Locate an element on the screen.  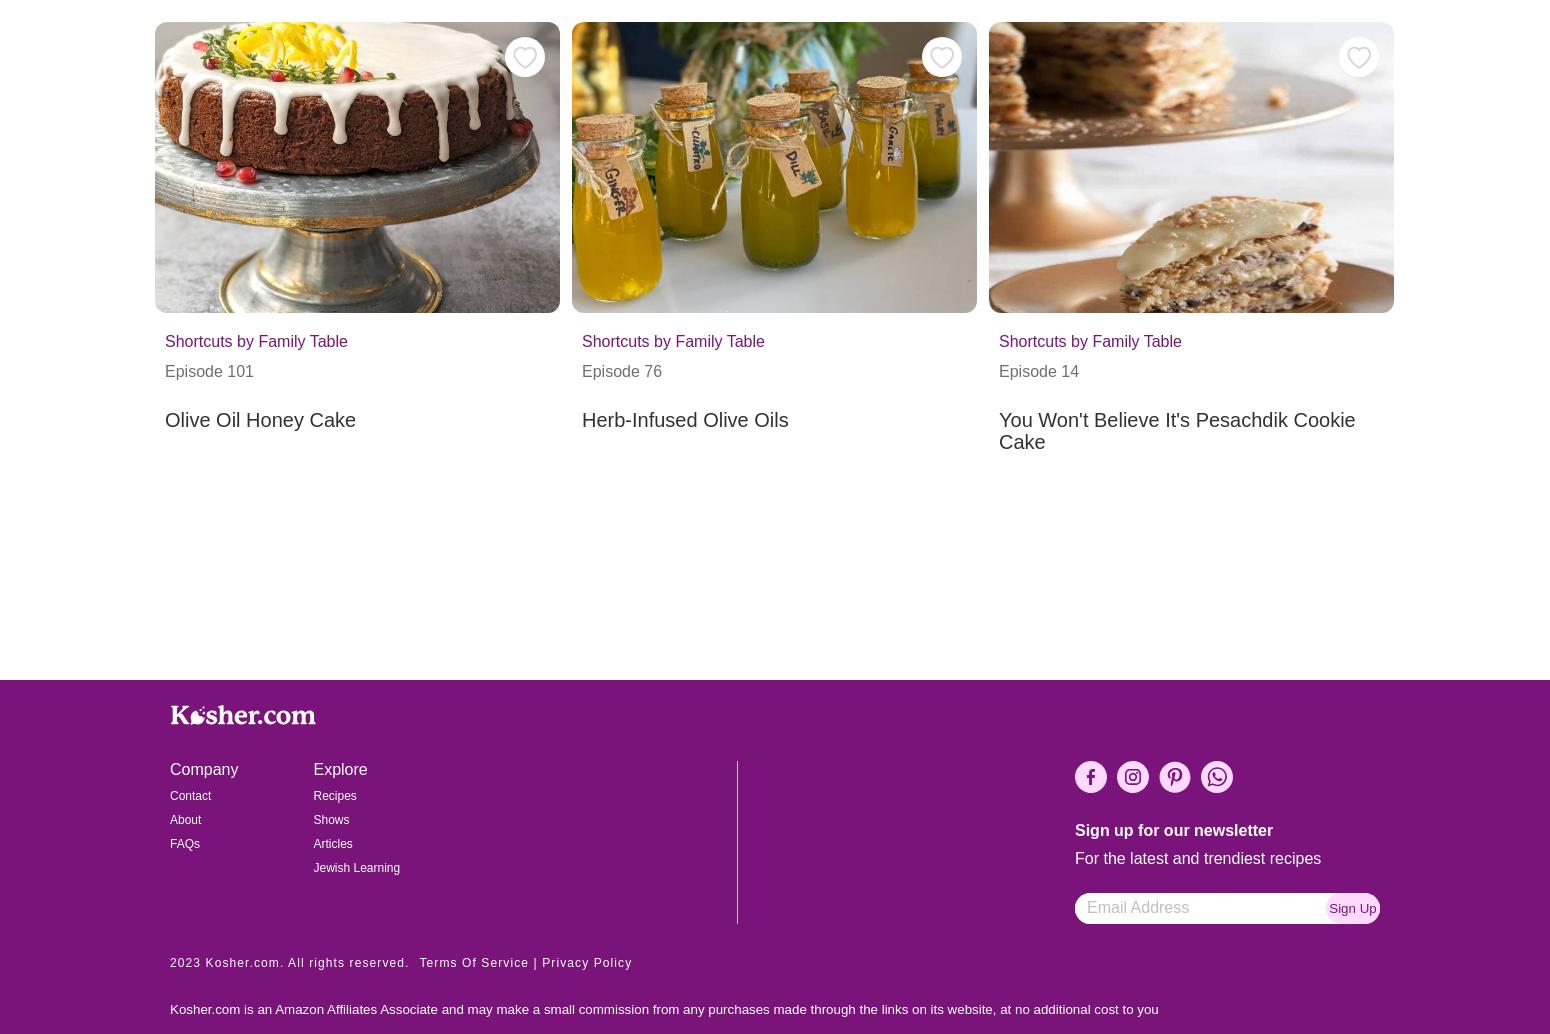
'Sign Up' is located at coordinates (1352, 907).